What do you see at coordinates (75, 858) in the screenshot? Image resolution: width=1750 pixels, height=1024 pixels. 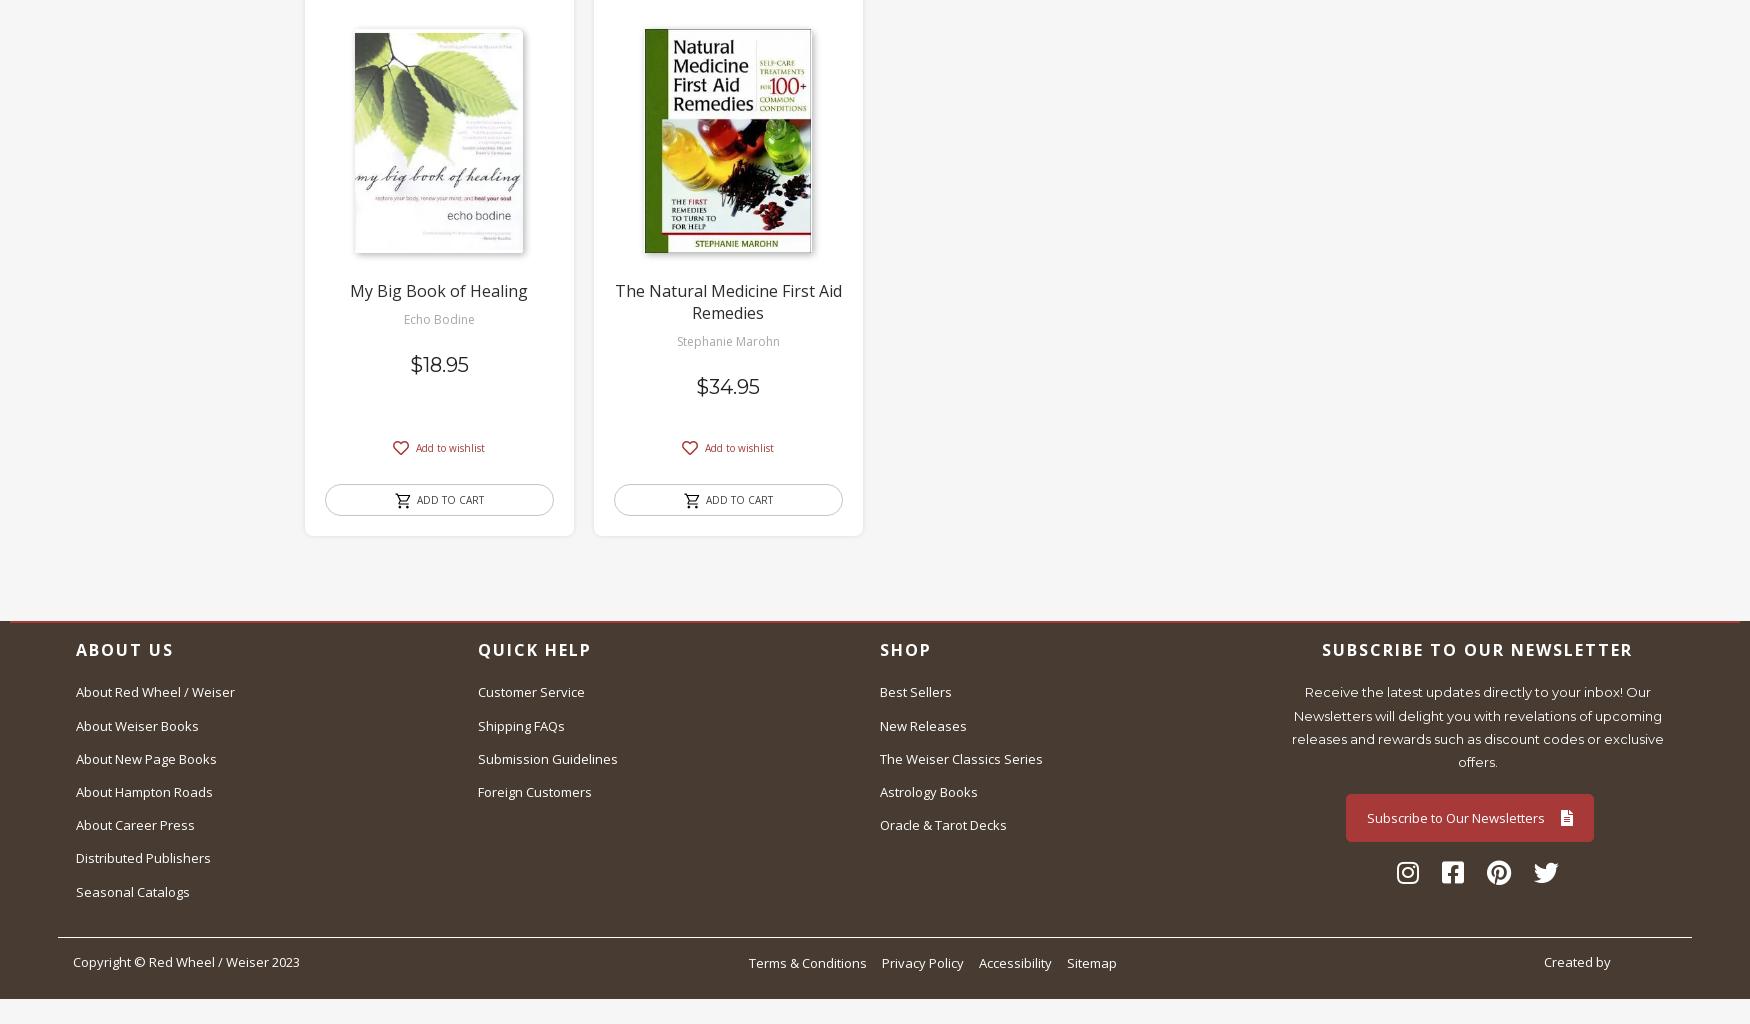 I see `'Distributed Publishers'` at bounding box center [75, 858].